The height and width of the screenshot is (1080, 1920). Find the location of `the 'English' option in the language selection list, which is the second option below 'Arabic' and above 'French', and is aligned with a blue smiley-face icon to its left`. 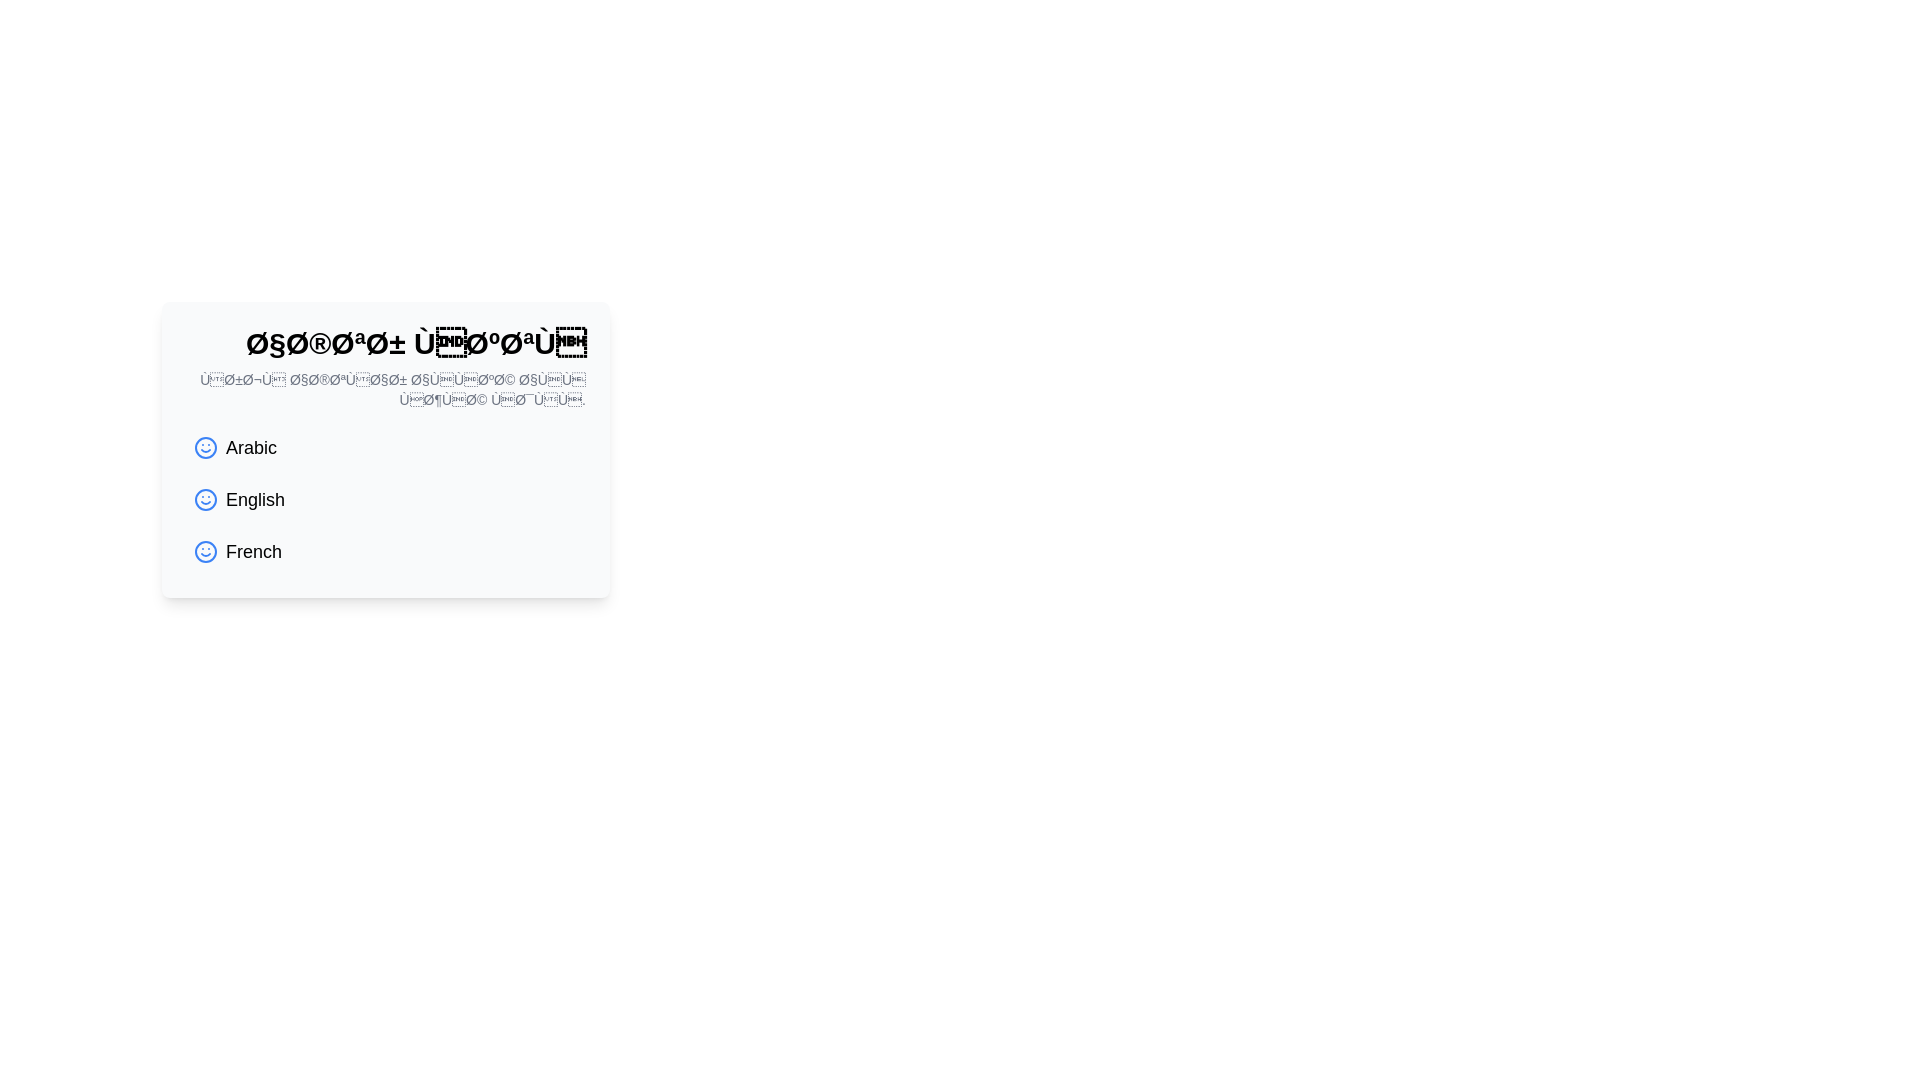

the 'English' option in the language selection list, which is the second option below 'Arabic' and above 'French', and is aligned with a blue smiley-face icon to its left is located at coordinates (254, 499).